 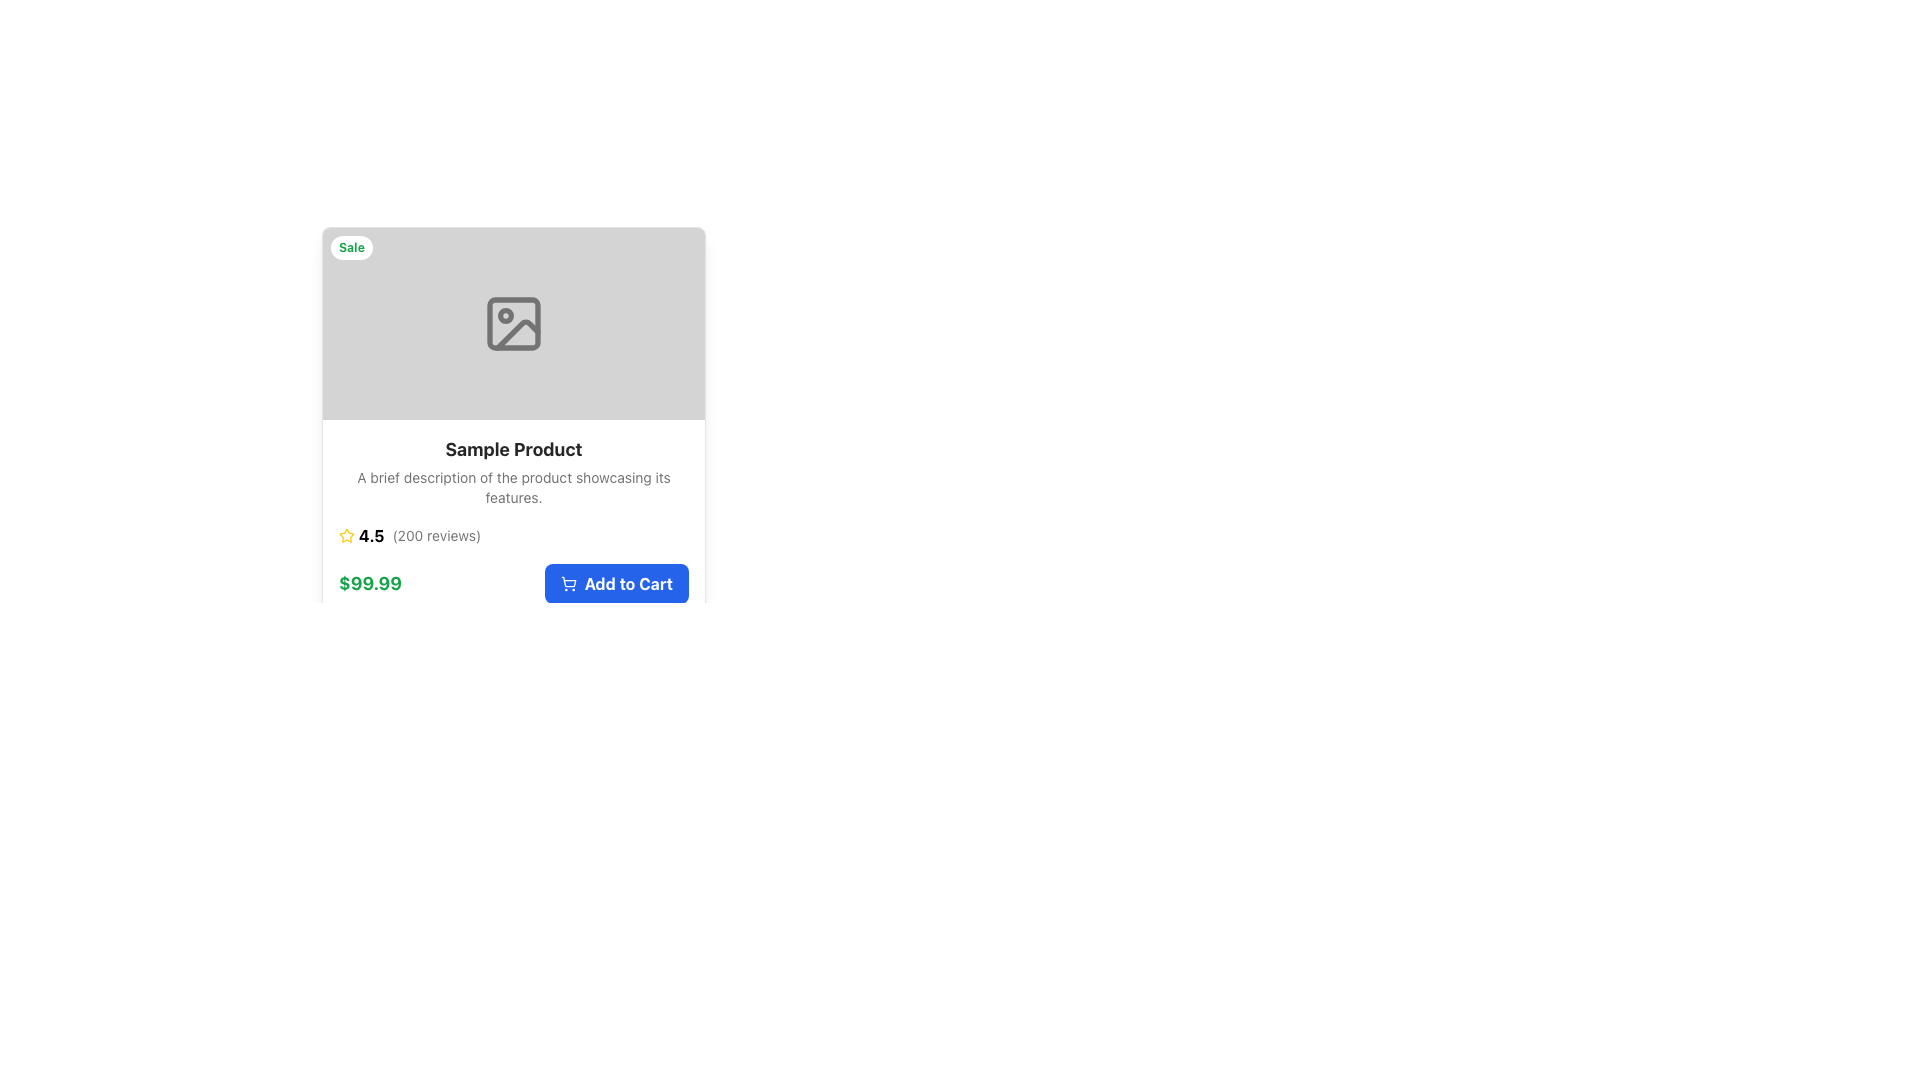 I want to click on the Rating and Review Summary element, which displays the product's rating and review count, located below the product description and above the price and 'Add to Cart' button, so click(x=513, y=535).